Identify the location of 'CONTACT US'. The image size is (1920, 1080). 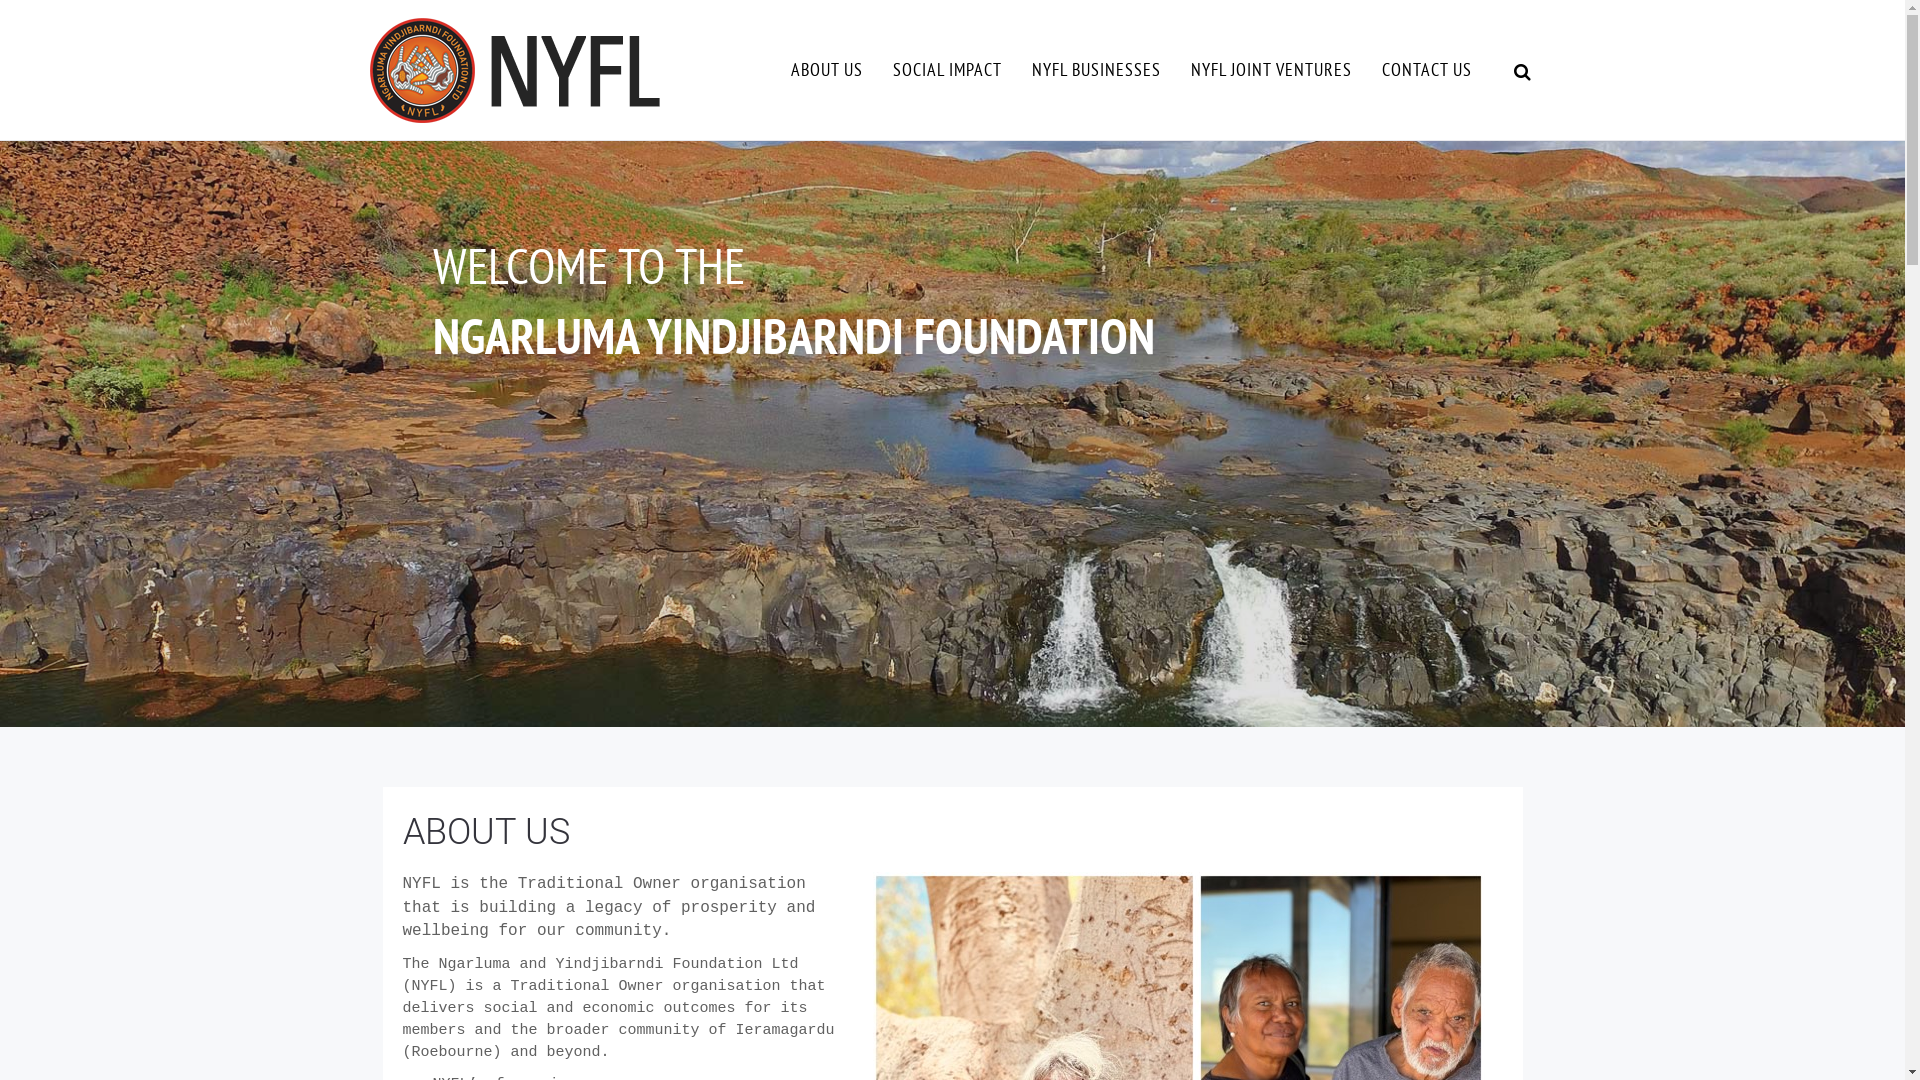
(1424, 68).